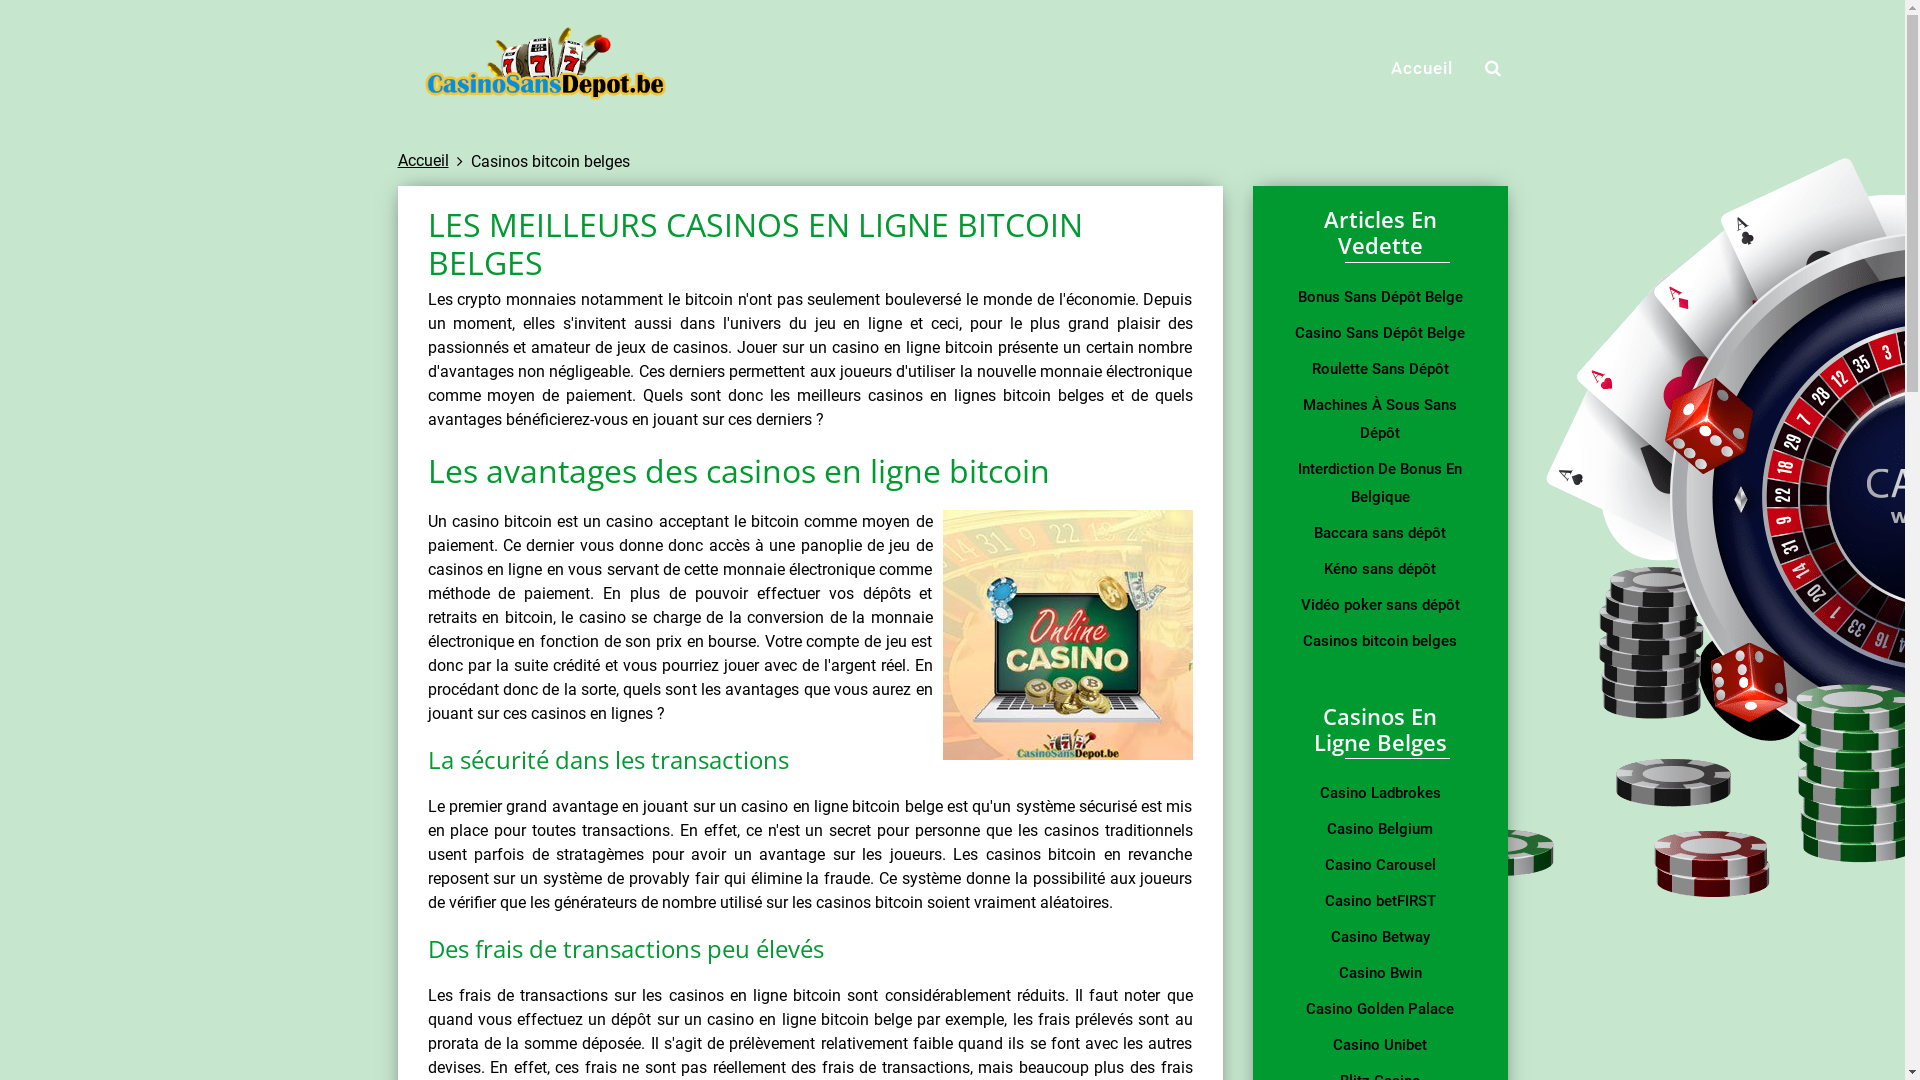  What do you see at coordinates (1378, 1009) in the screenshot?
I see `'Casino Golden Palace'` at bounding box center [1378, 1009].